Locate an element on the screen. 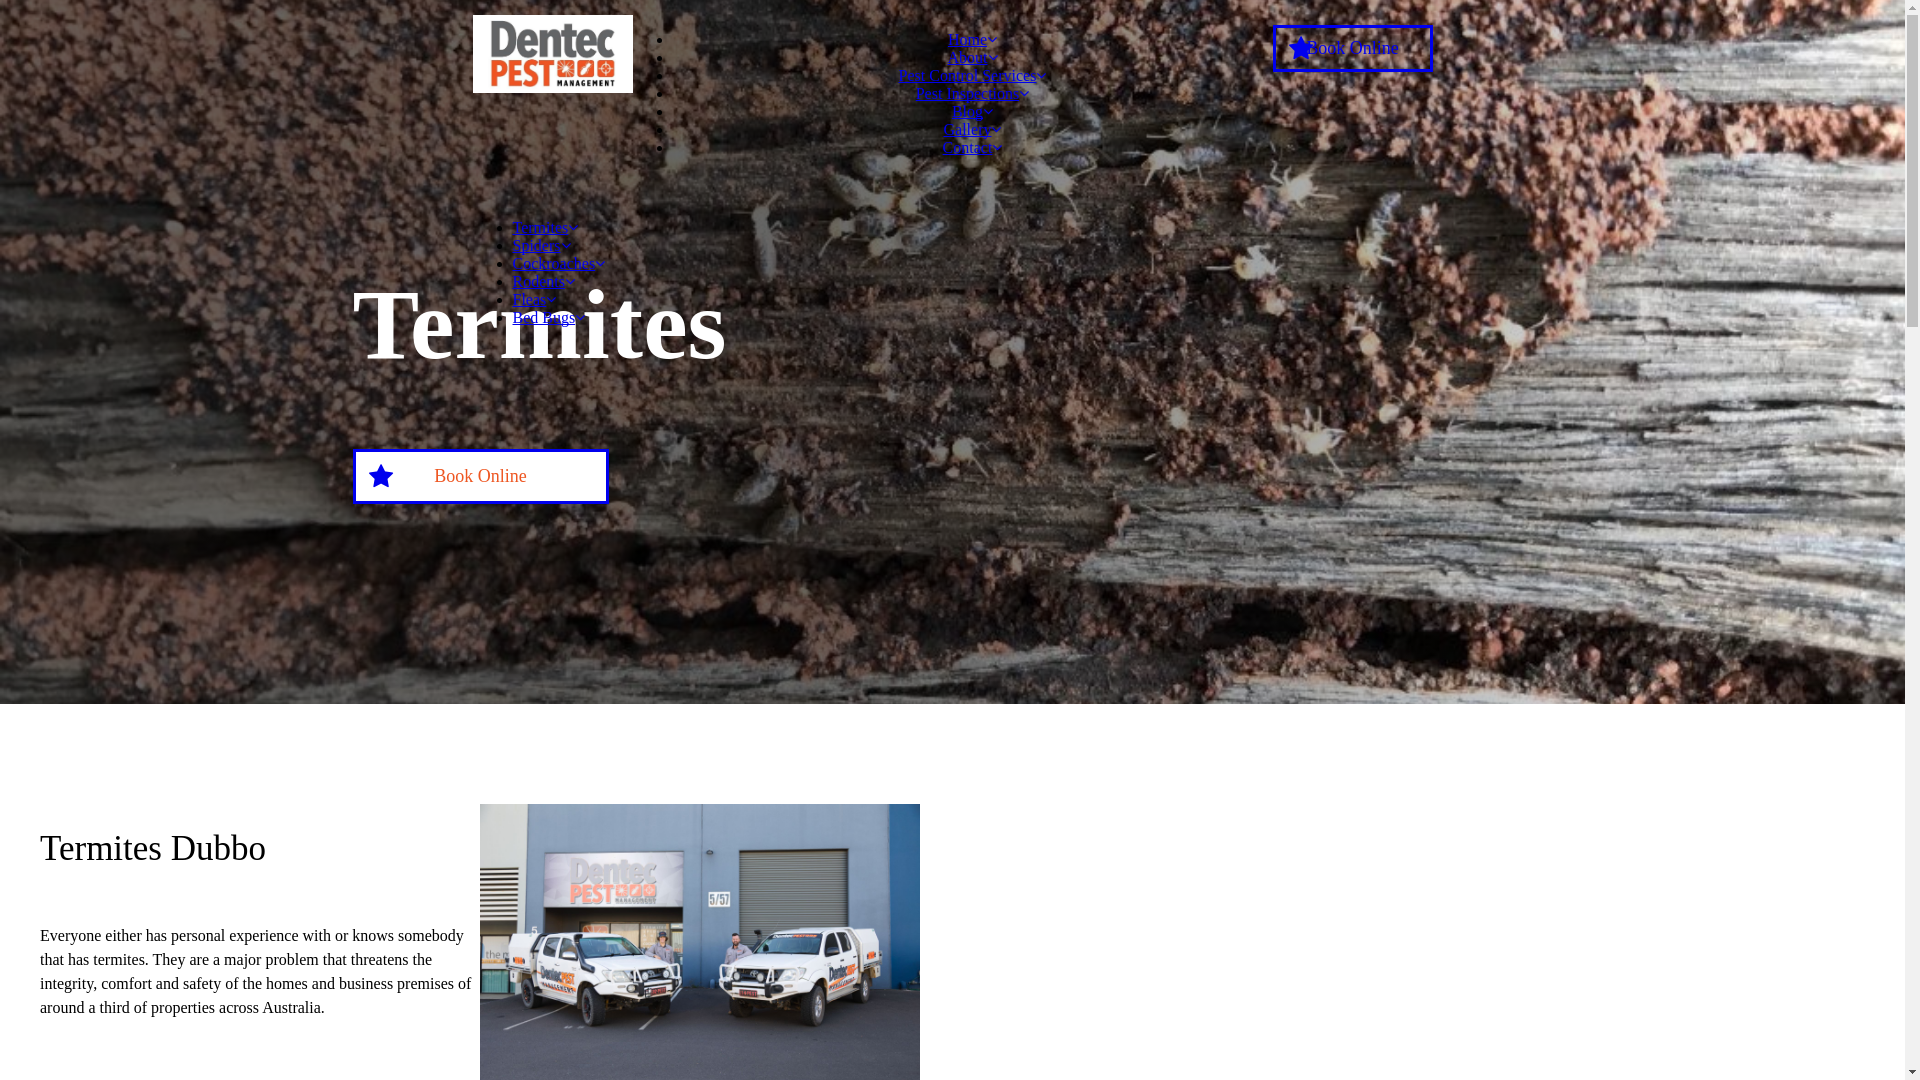  'Termites' is located at coordinates (545, 226).